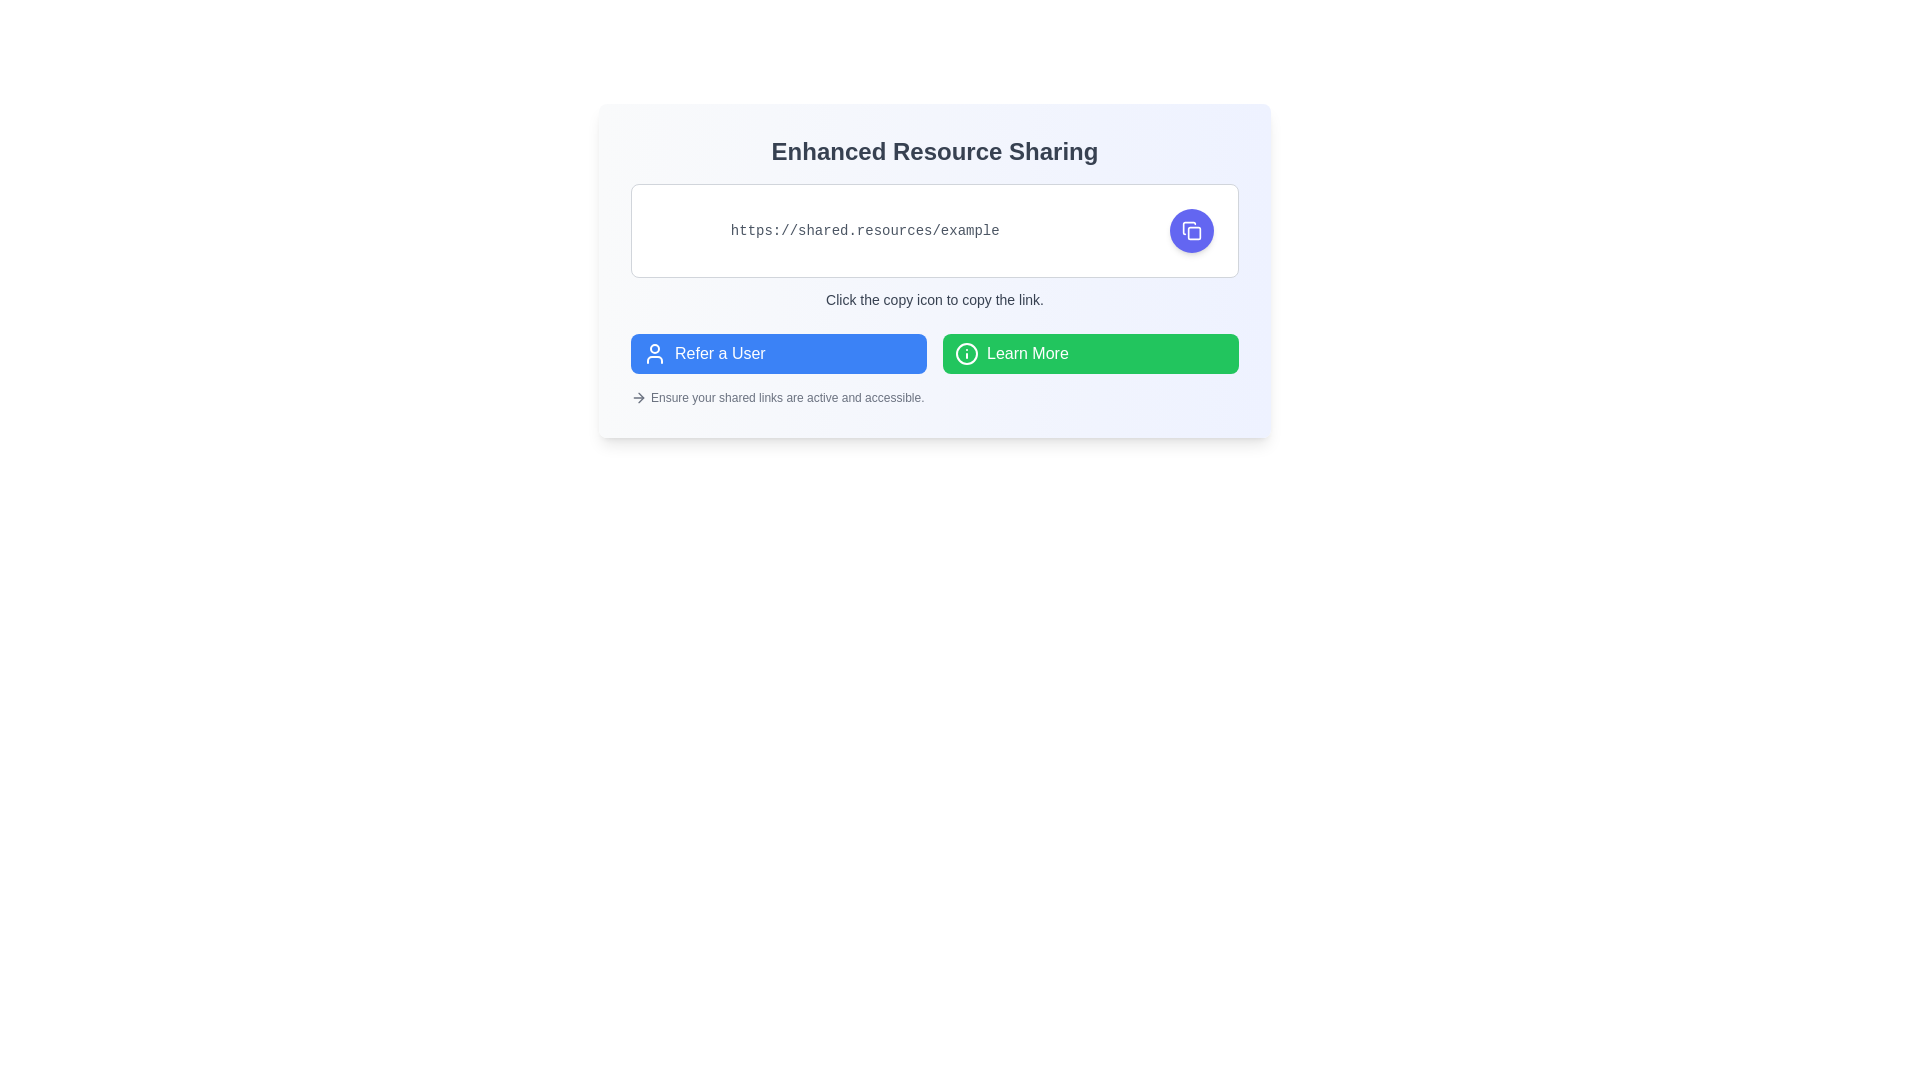  Describe the element at coordinates (637, 397) in the screenshot. I see `the small right-pointing arrow icon with a minimalist design, located at the left end of a text section that includes the message 'Ensure your shared links are active and accessible.'` at that location.